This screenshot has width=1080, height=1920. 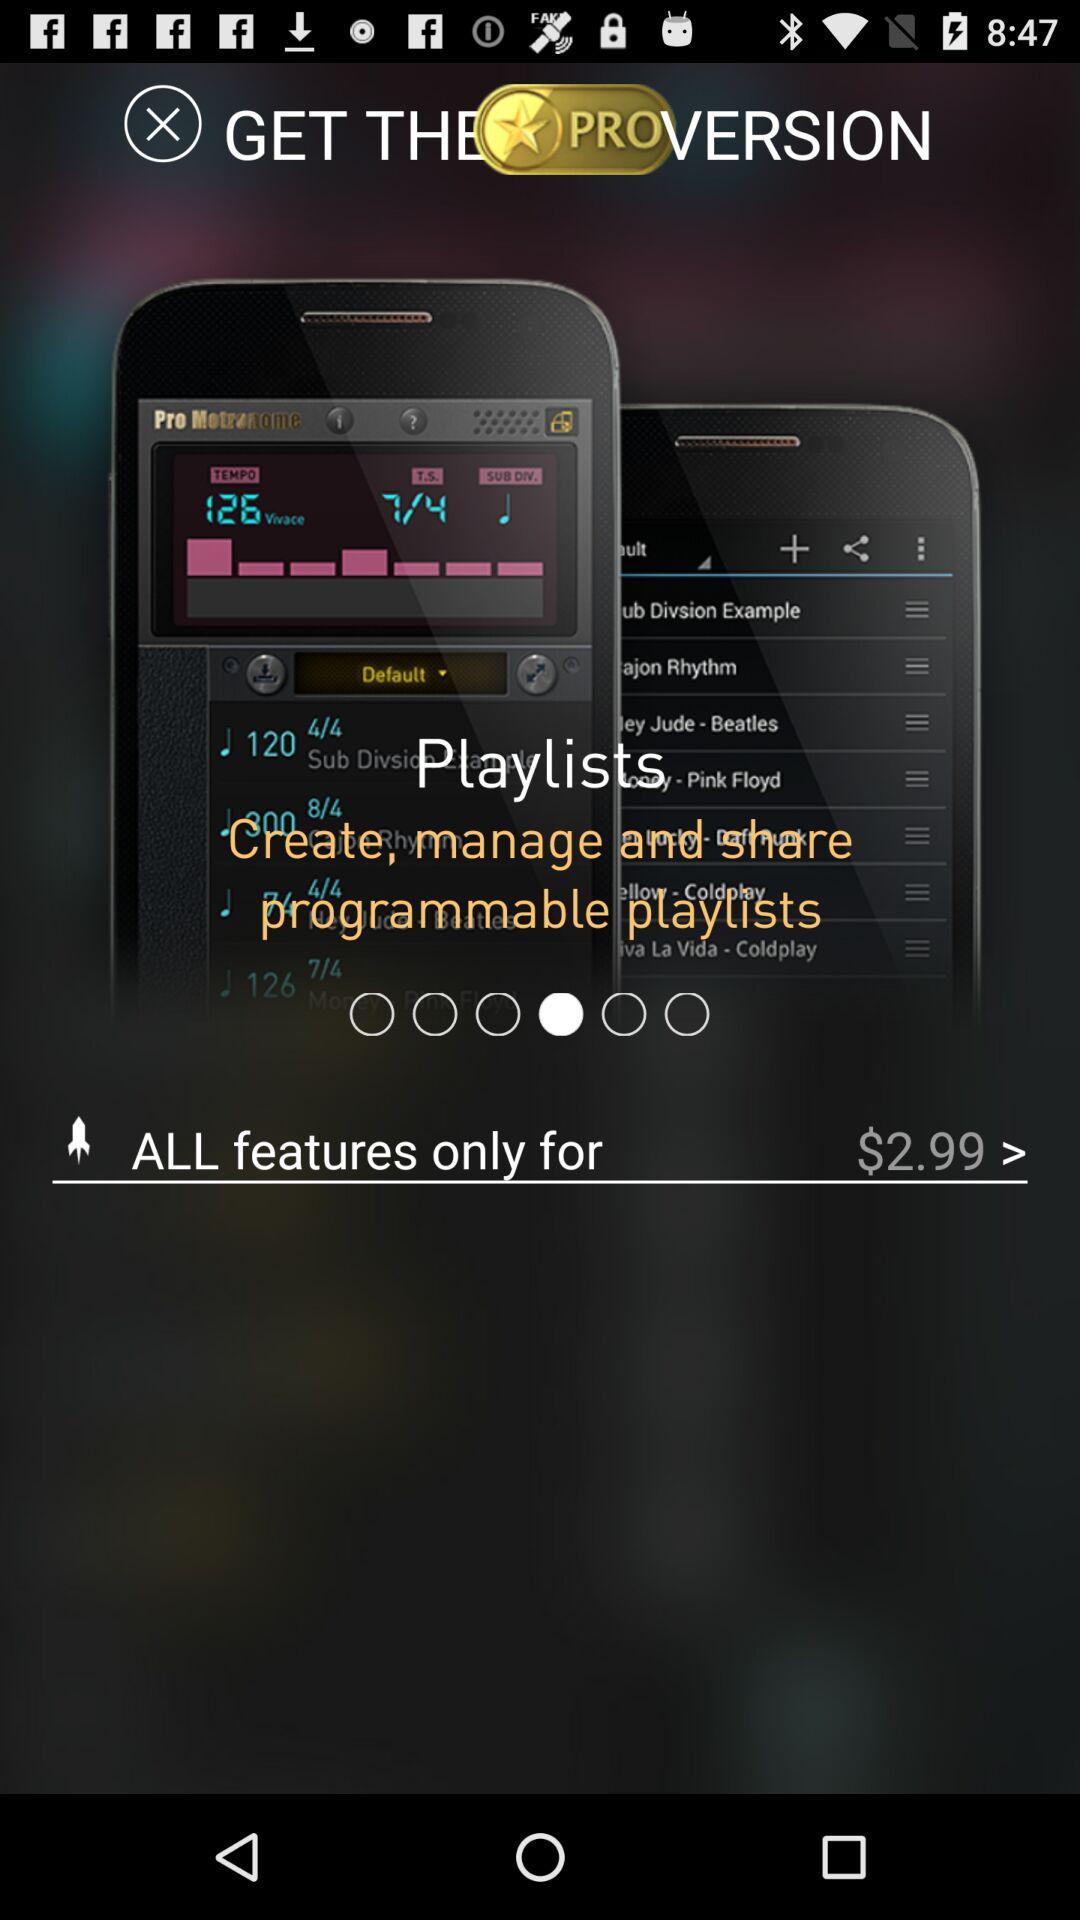 What do you see at coordinates (162, 122) in the screenshot?
I see `the e` at bounding box center [162, 122].